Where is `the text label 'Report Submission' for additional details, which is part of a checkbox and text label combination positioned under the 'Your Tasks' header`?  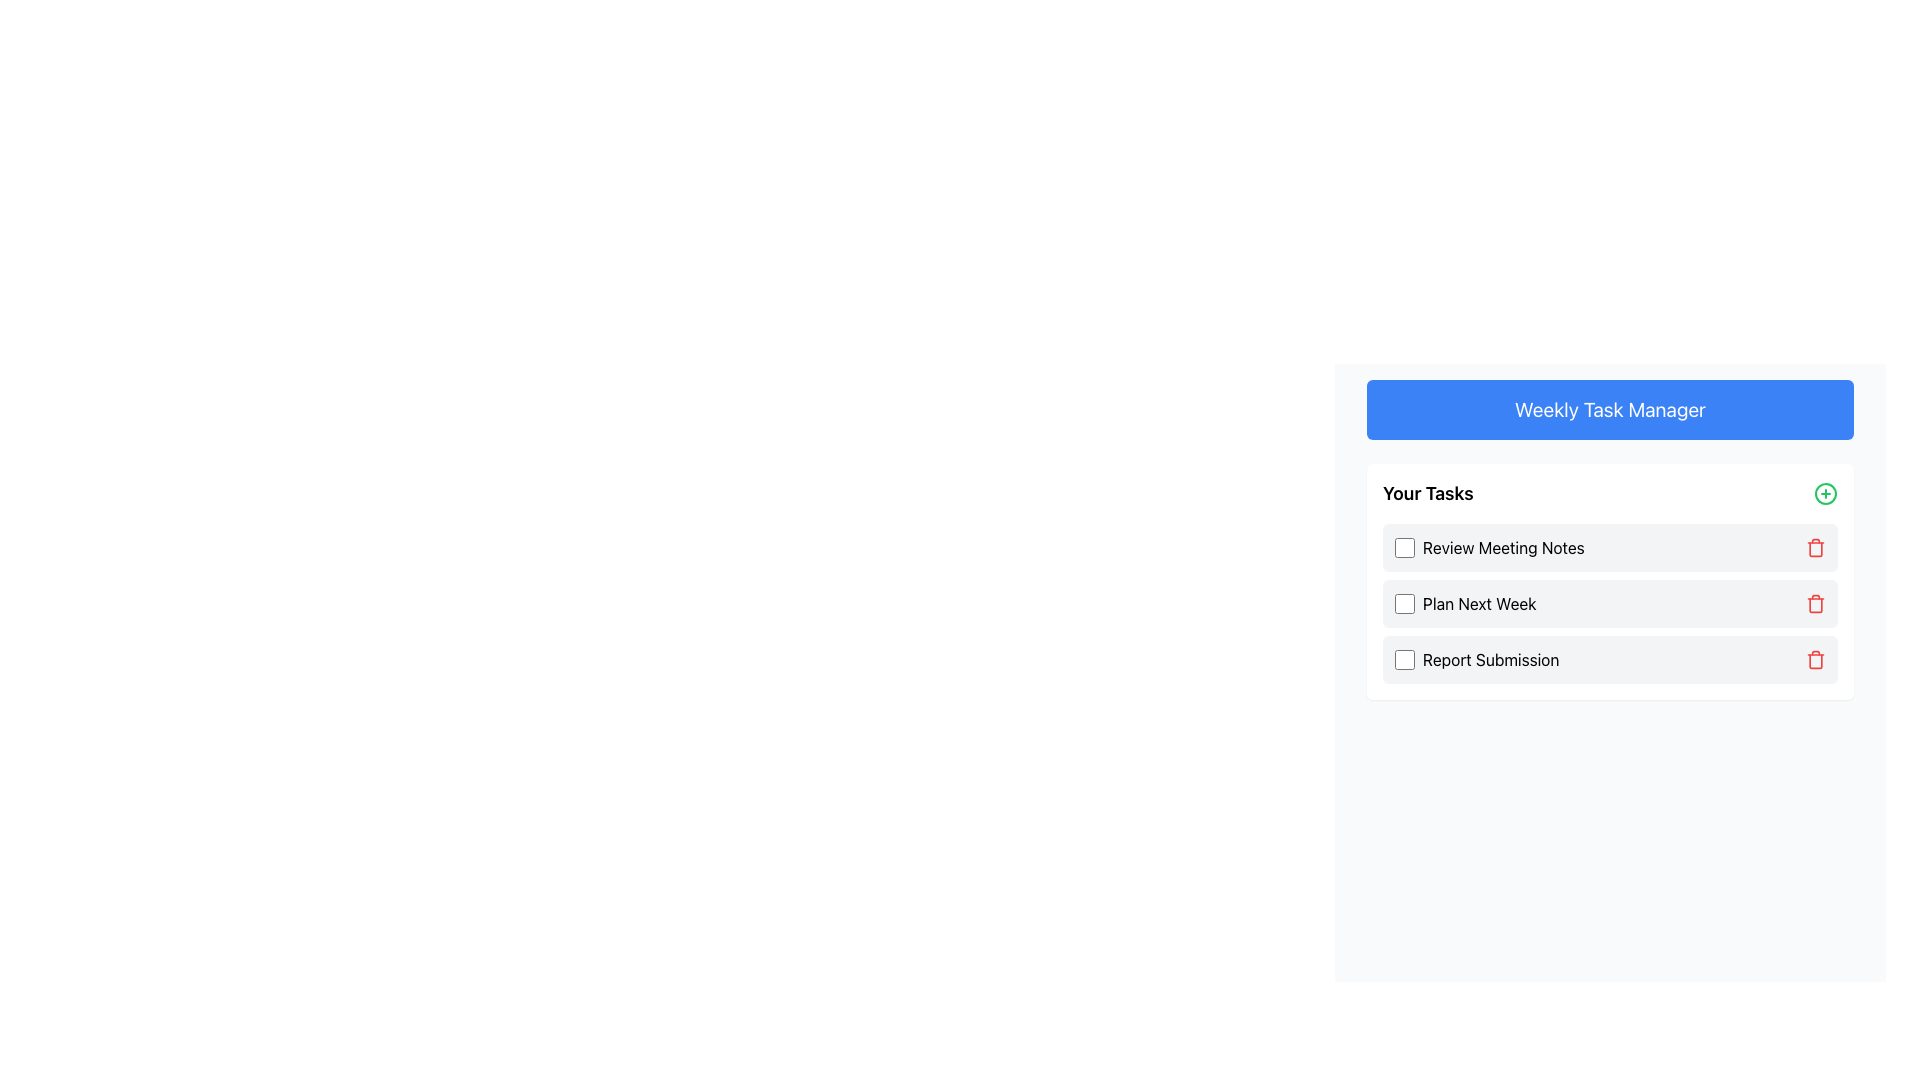 the text label 'Report Submission' for additional details, which is part of a checkbox and text label combination positioned under the 'Your Tasks' header is located at coordinates (1477, 659).